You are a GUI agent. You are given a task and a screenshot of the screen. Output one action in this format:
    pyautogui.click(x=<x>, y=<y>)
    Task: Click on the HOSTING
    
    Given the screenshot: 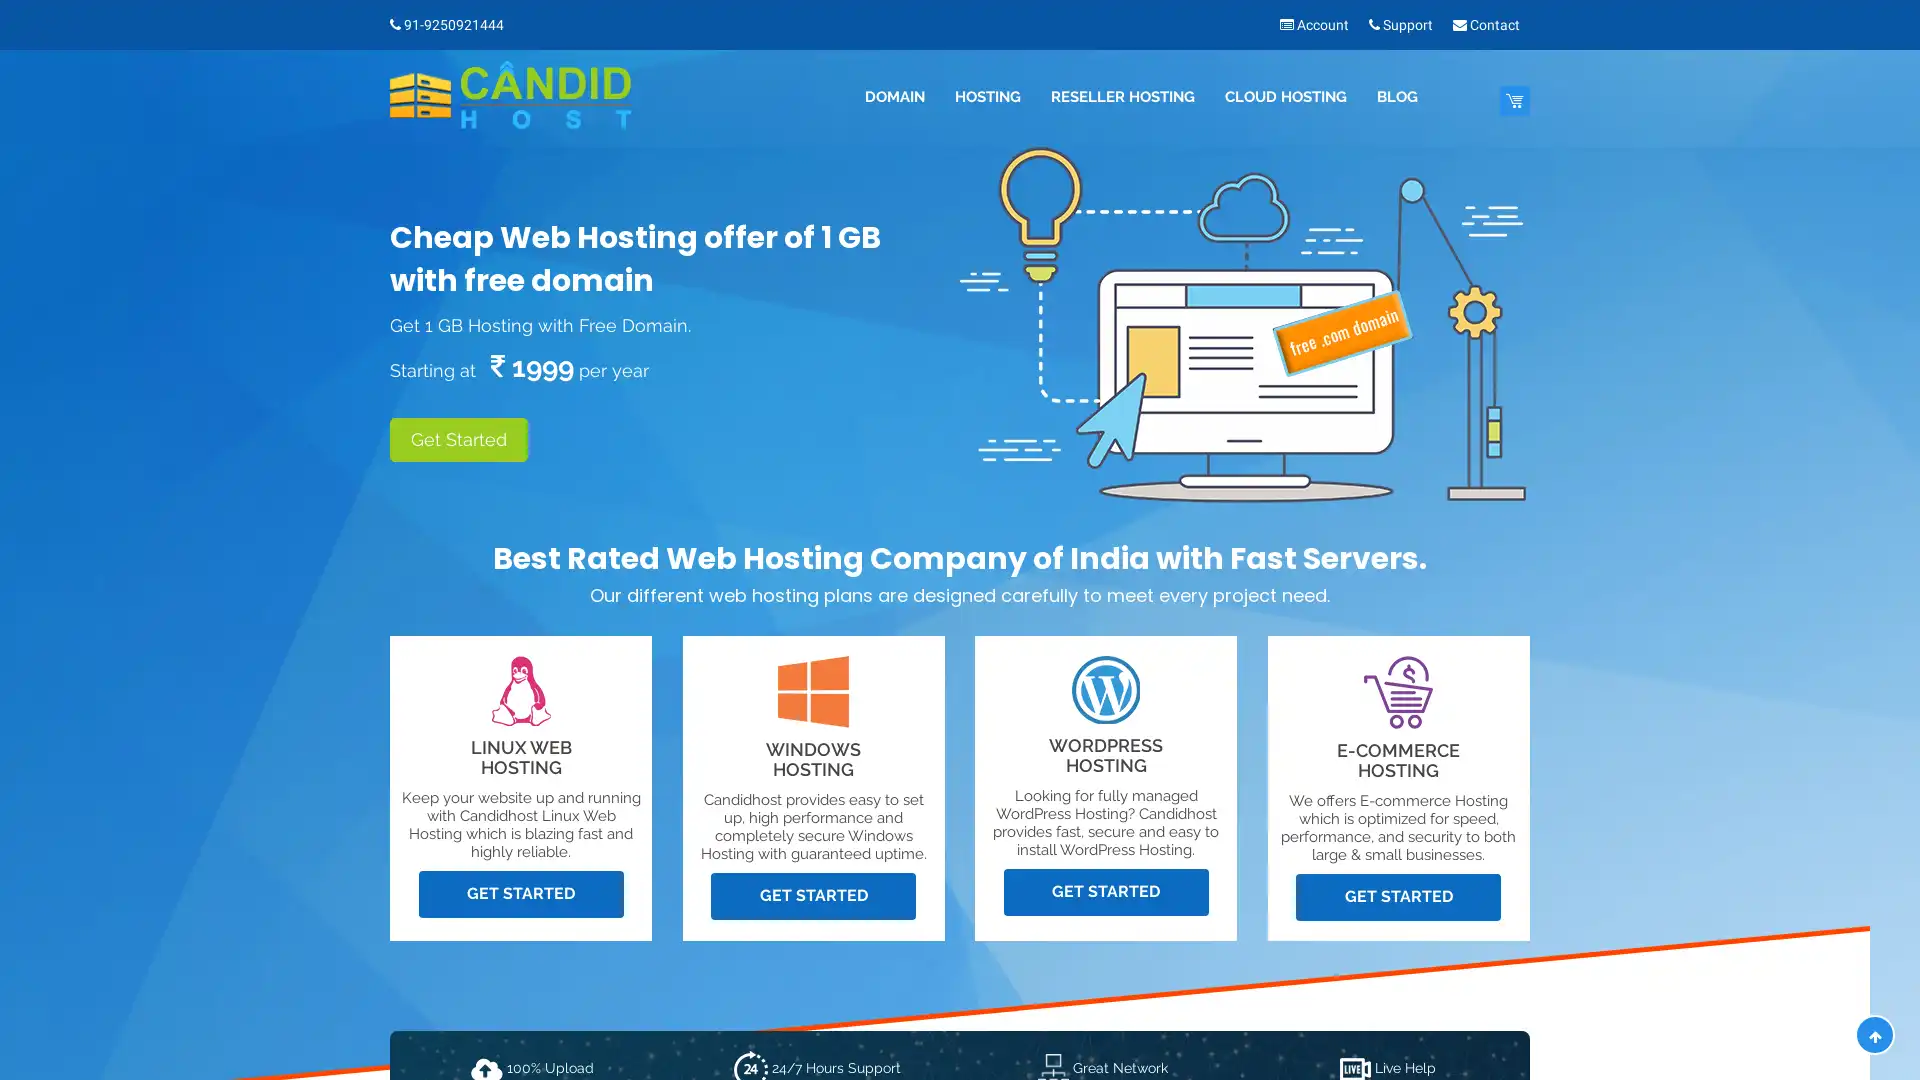 What is the action you would take?
    pyautogui.click(x=987, y=97)
    